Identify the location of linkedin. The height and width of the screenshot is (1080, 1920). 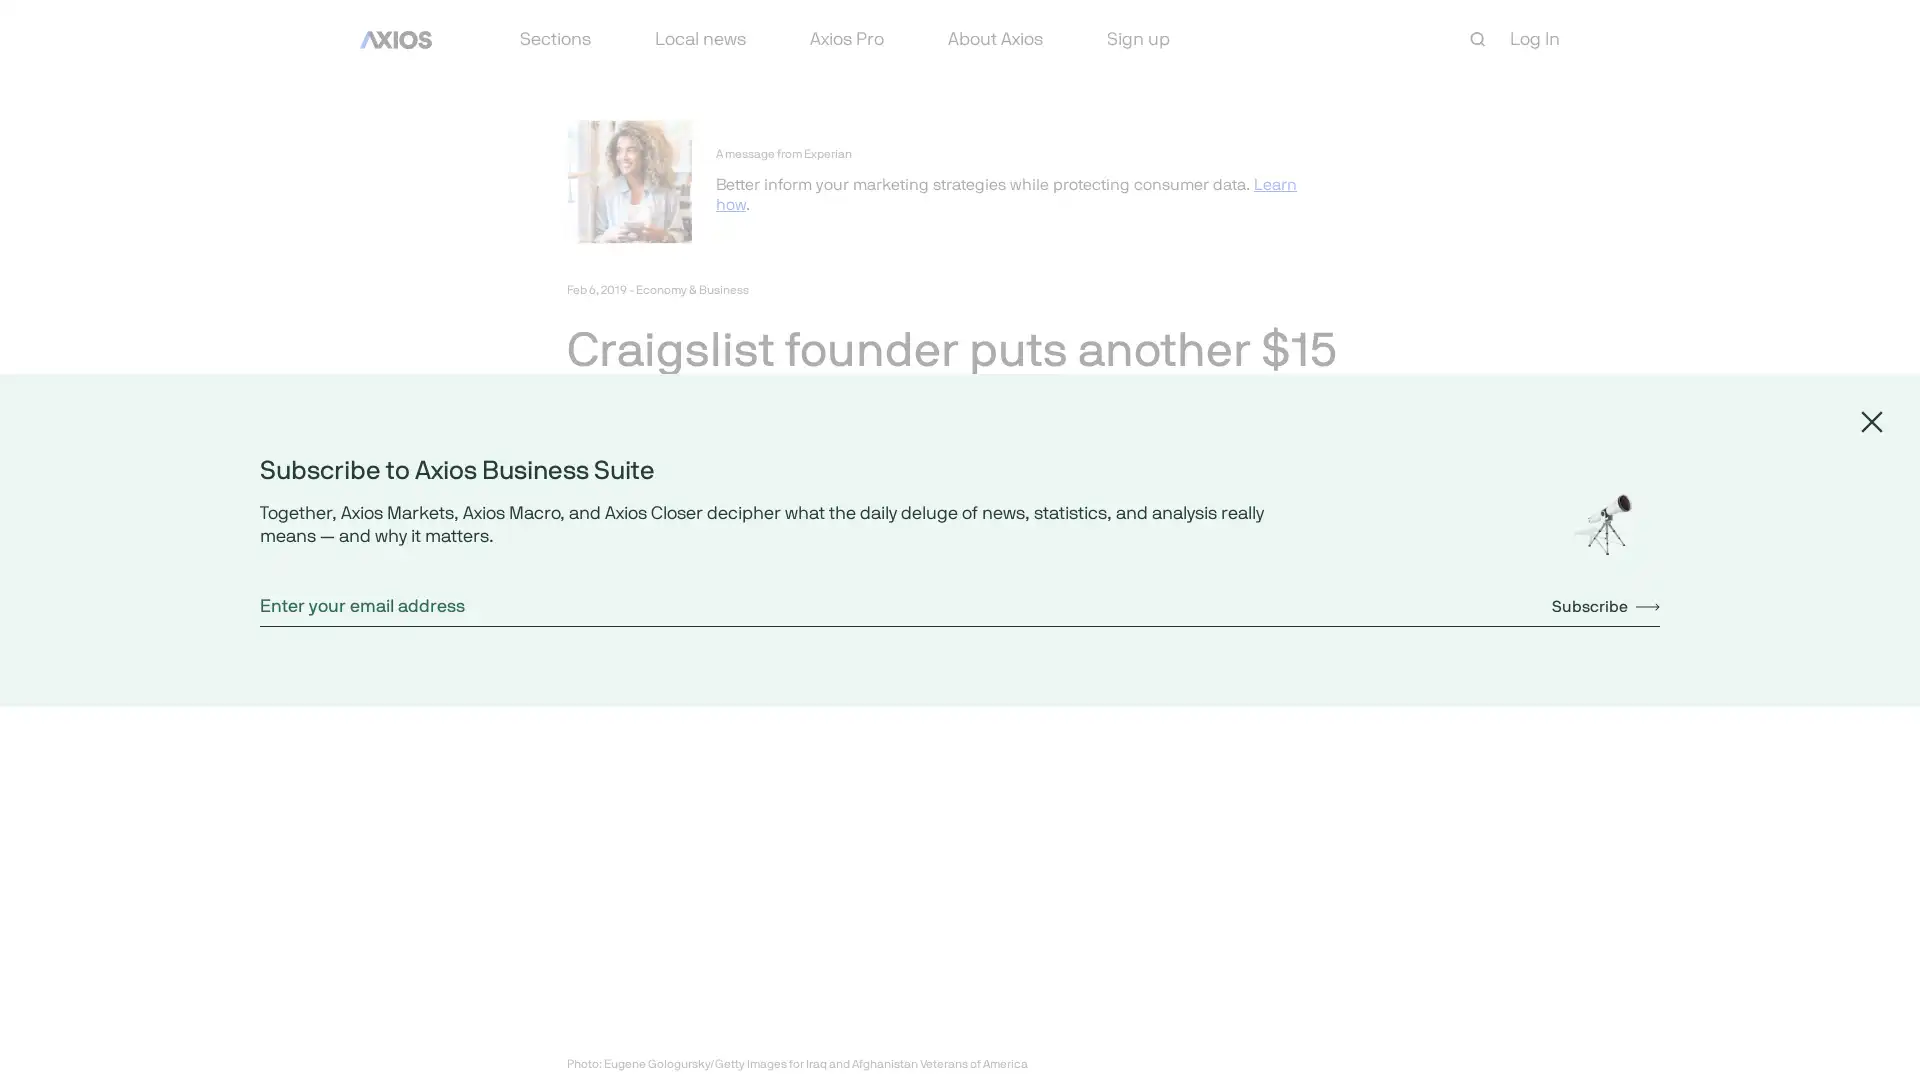
(677, 543).